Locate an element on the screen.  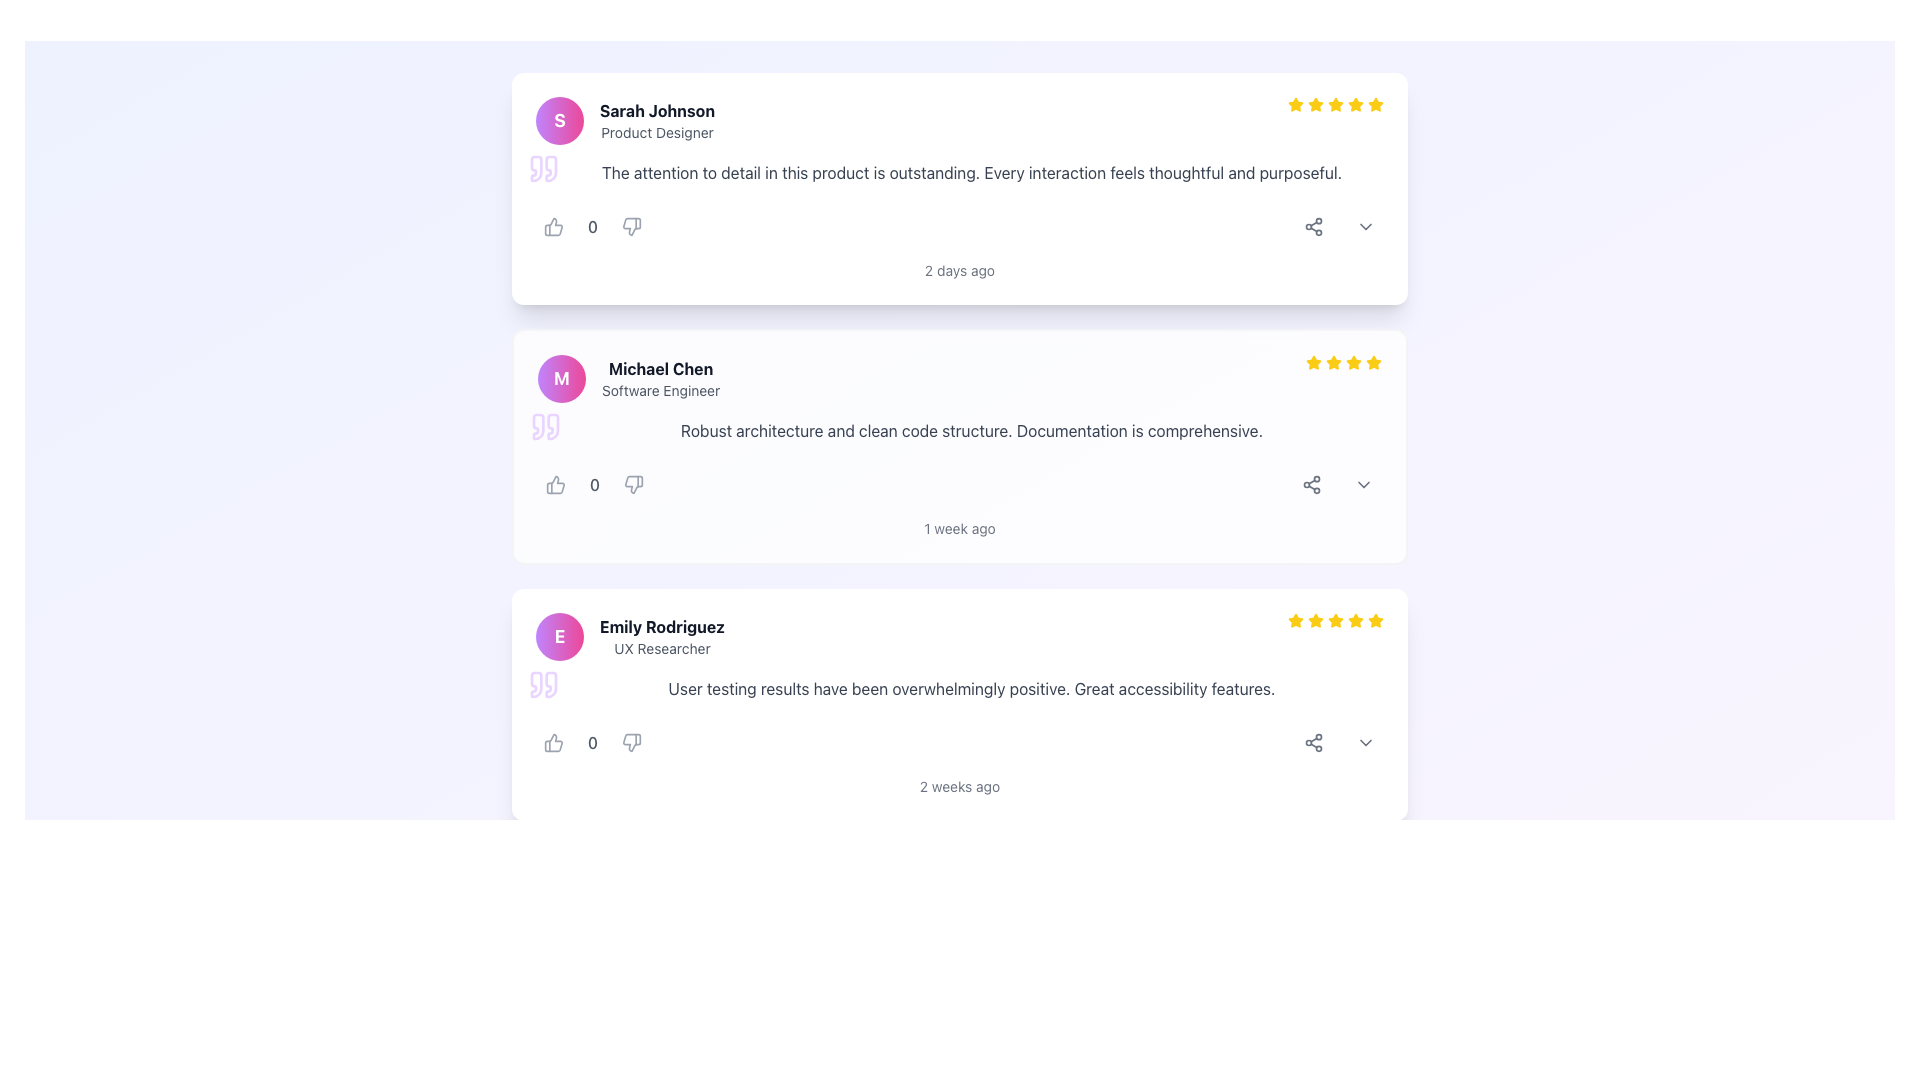
the third star icon in the top-right corner of the second review card by 'Michael Chen' is located at coordinates (1334, 362).